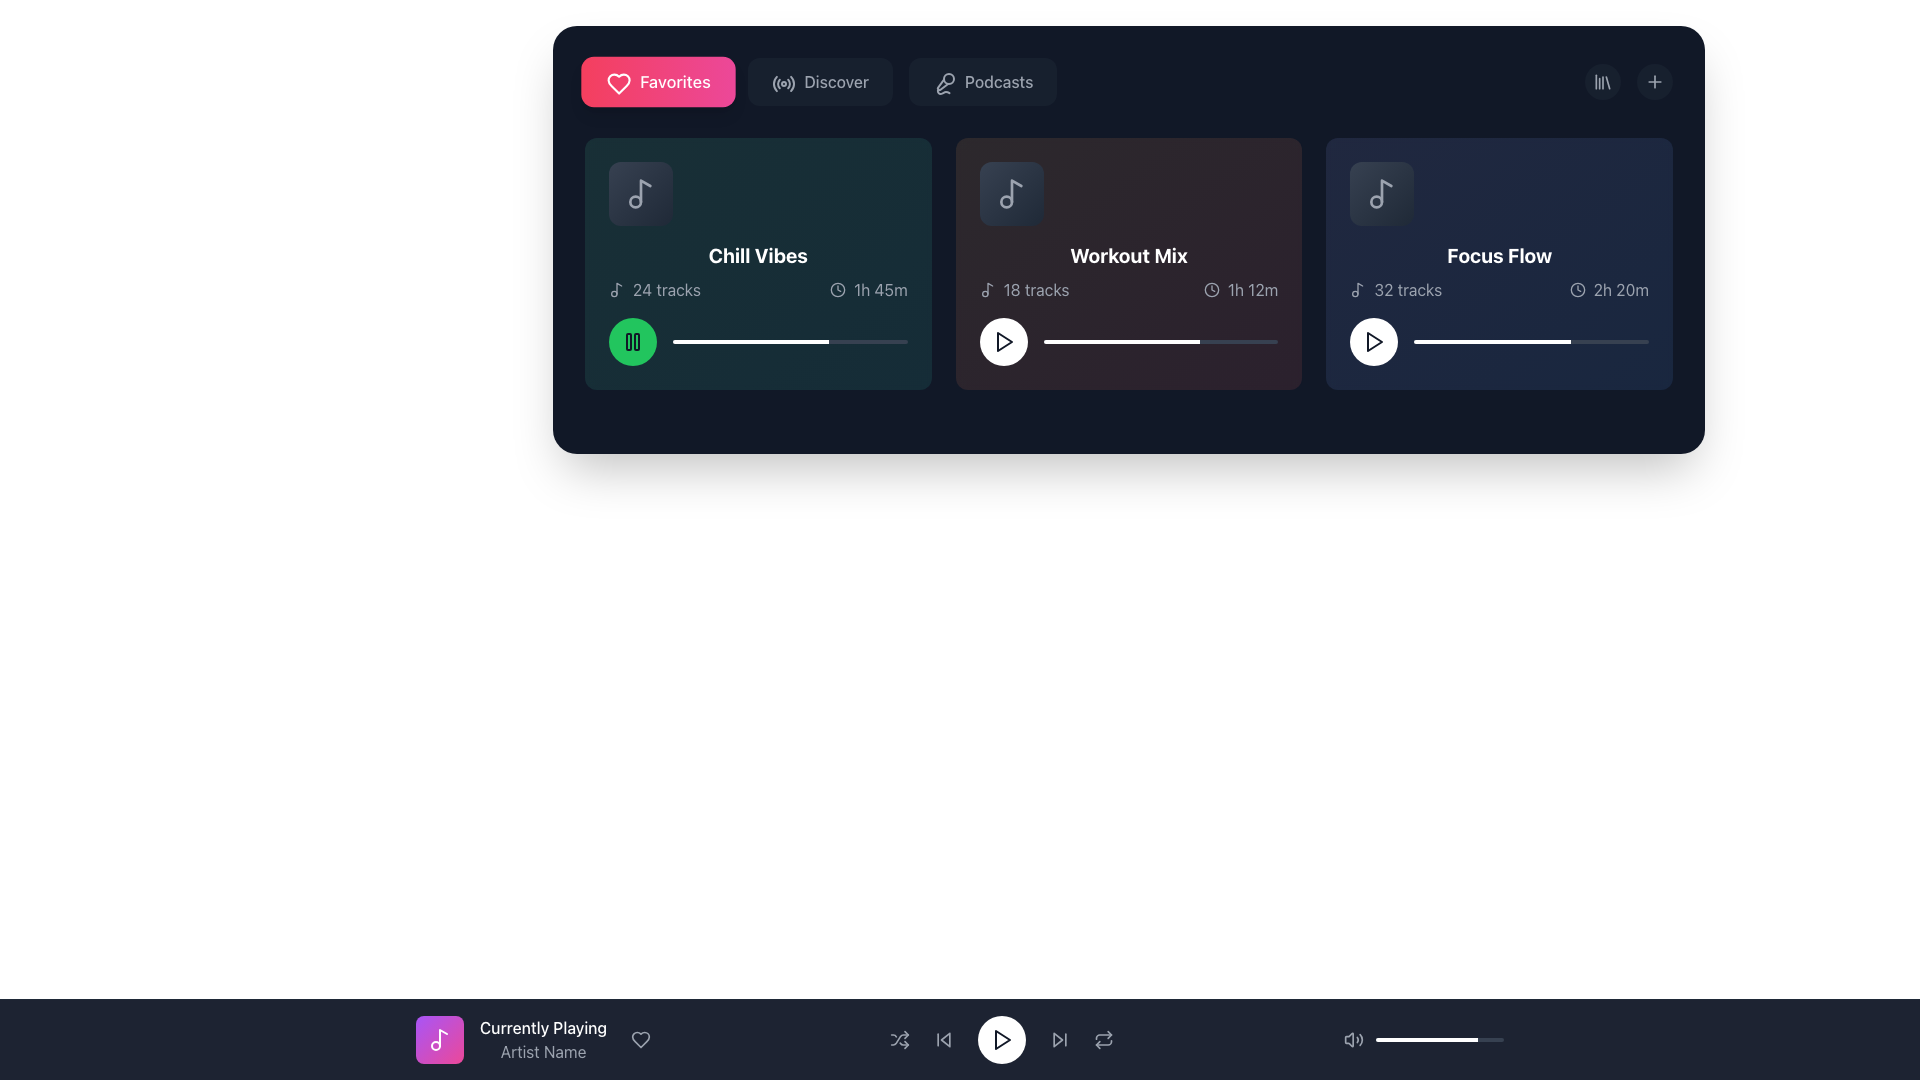  Describe the element at coordinates (1576, 289) in the screenshot. I see `the Clock icon located next to the text '2h 20m' within the 'Focus Flow' playlist card` at that location.